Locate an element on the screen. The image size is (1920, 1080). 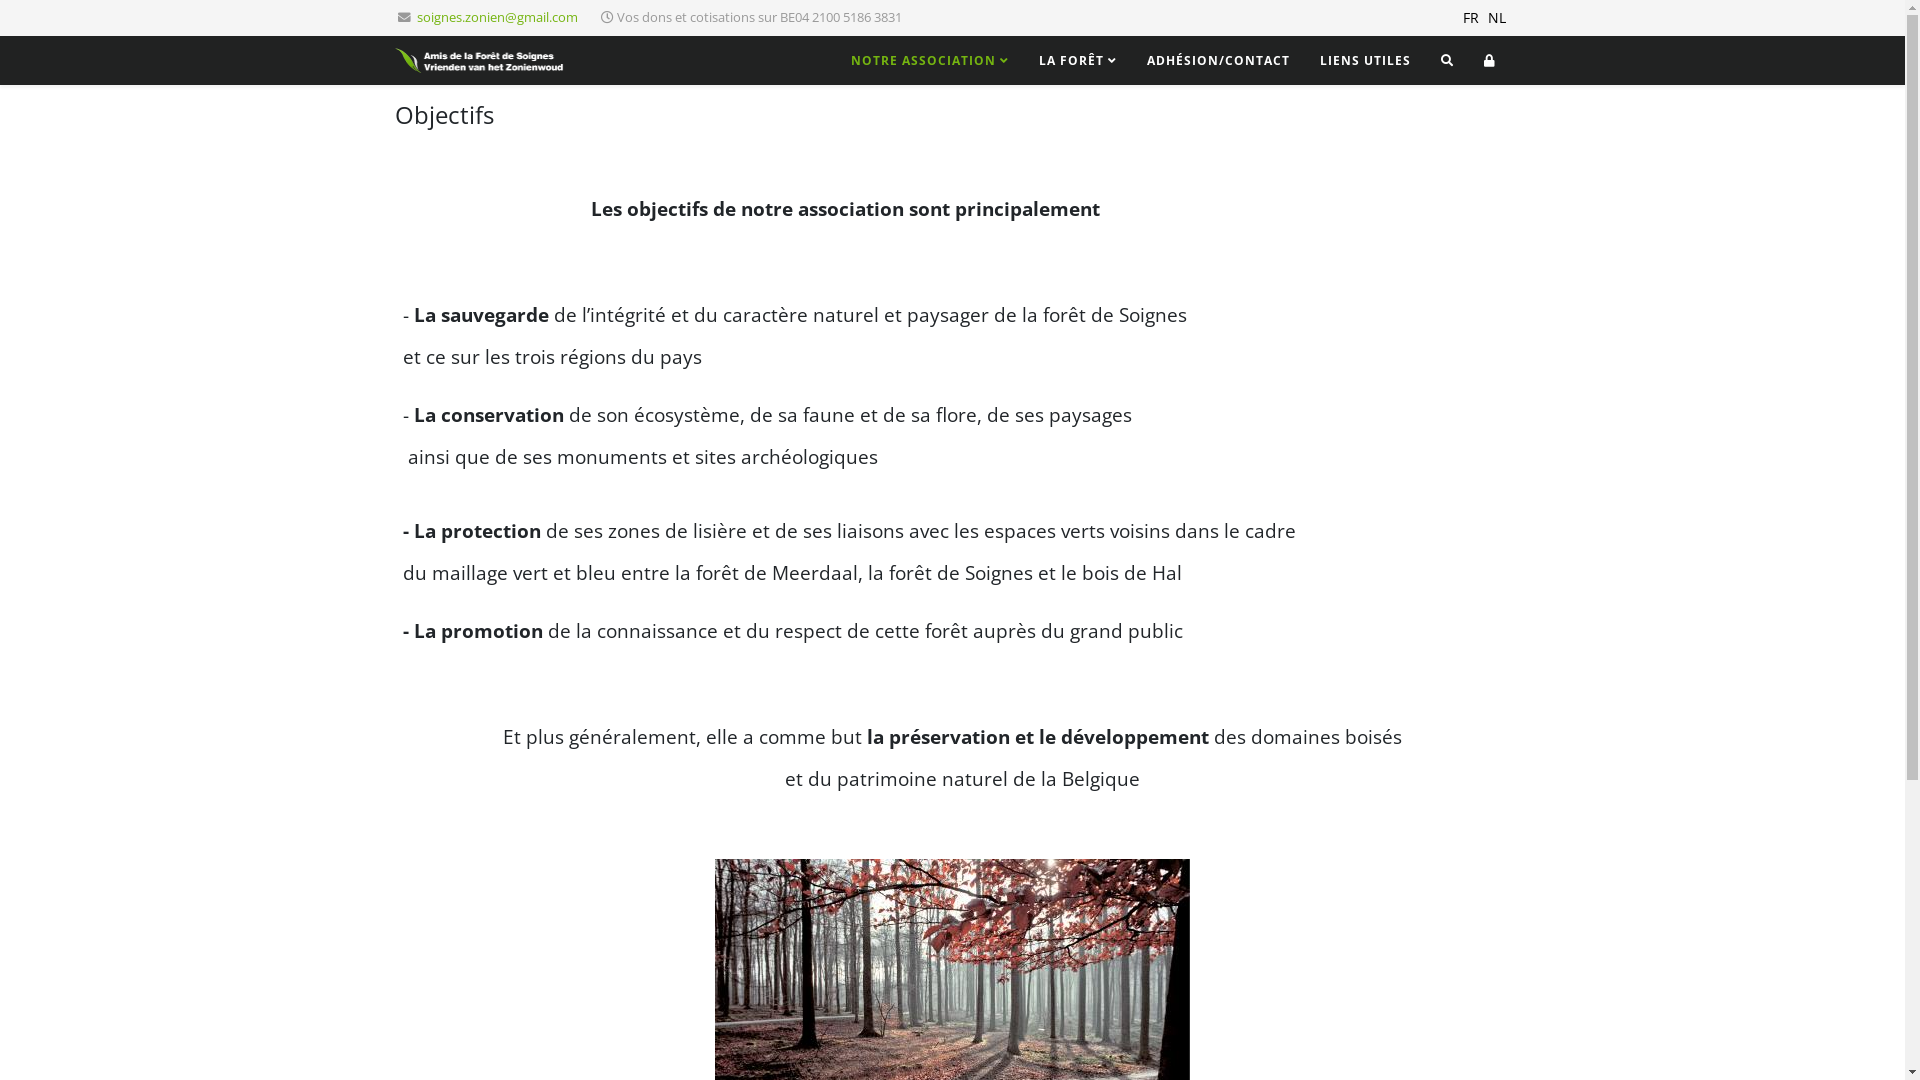
'soignes.zonien@gmail.com' is located at coordinates (496, 17).